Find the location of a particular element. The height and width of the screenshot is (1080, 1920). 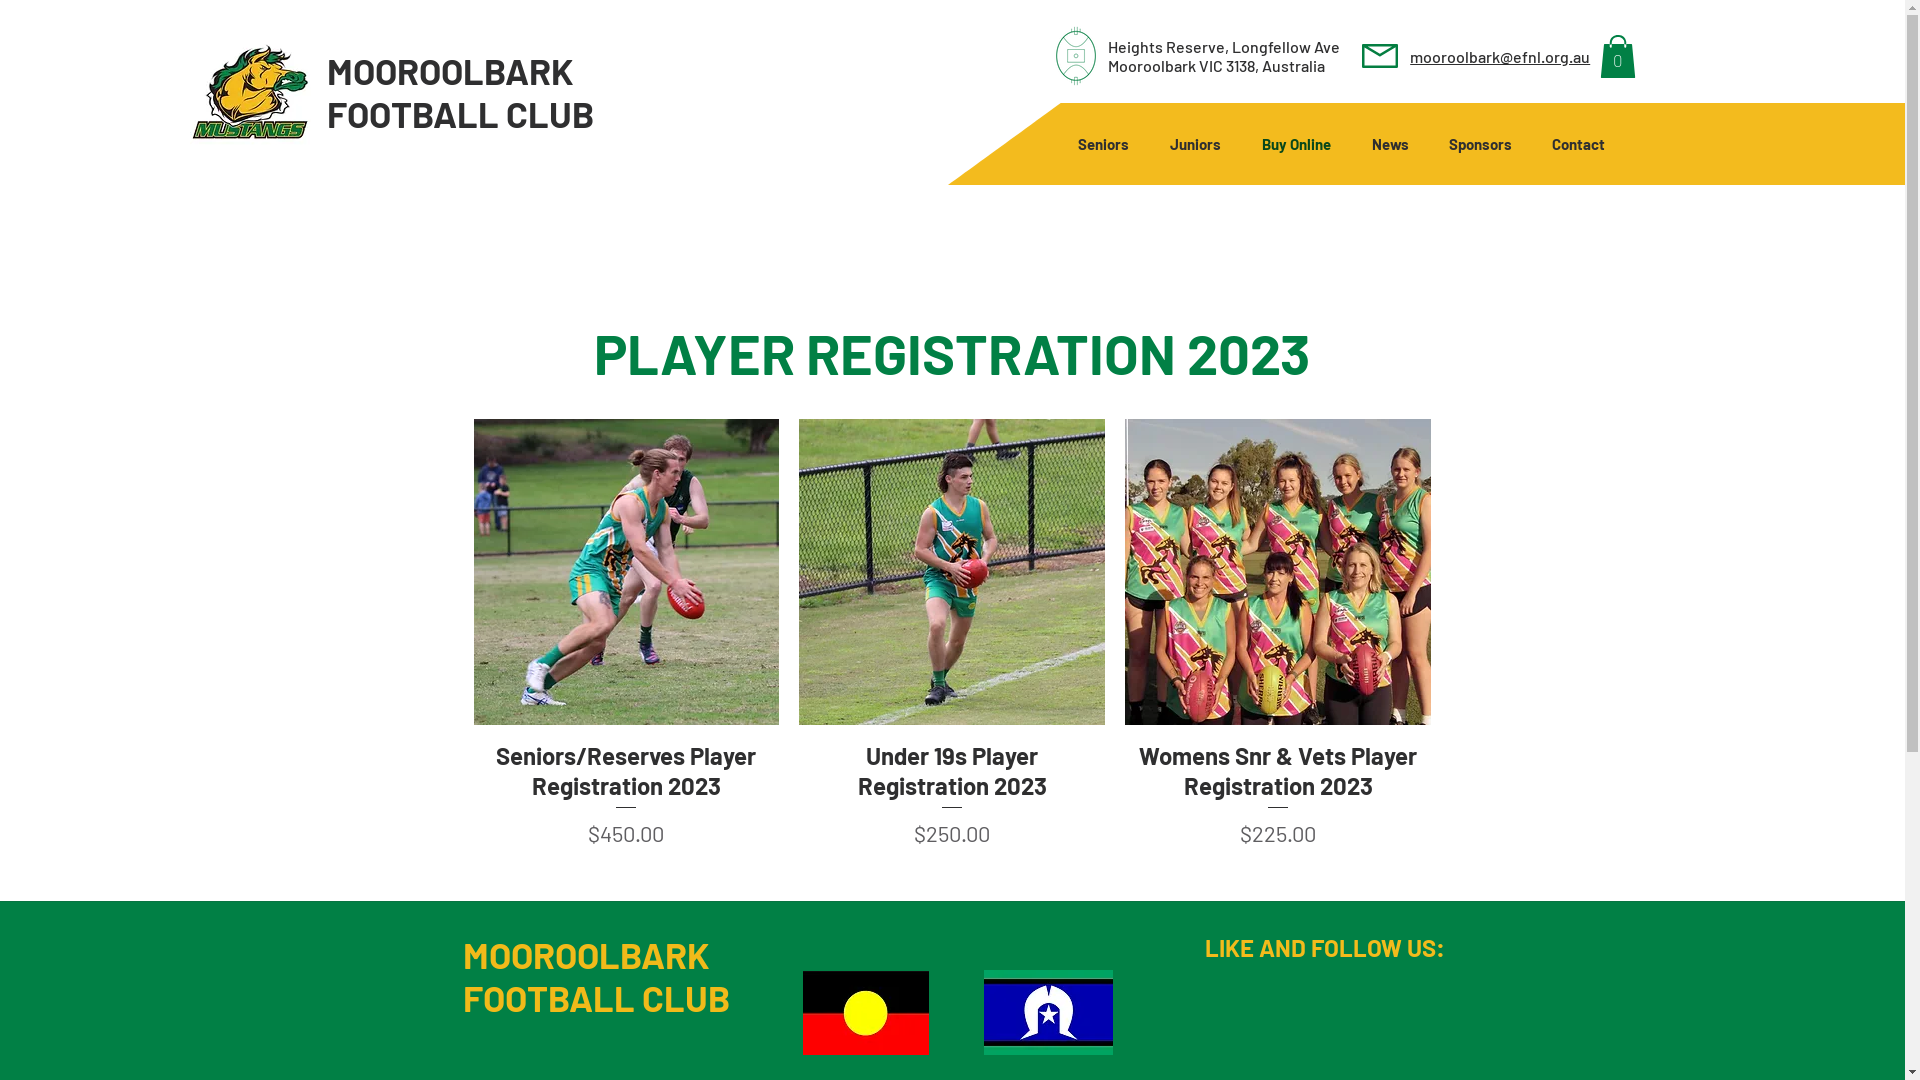

'News' is located at coordinates (1352, 142).